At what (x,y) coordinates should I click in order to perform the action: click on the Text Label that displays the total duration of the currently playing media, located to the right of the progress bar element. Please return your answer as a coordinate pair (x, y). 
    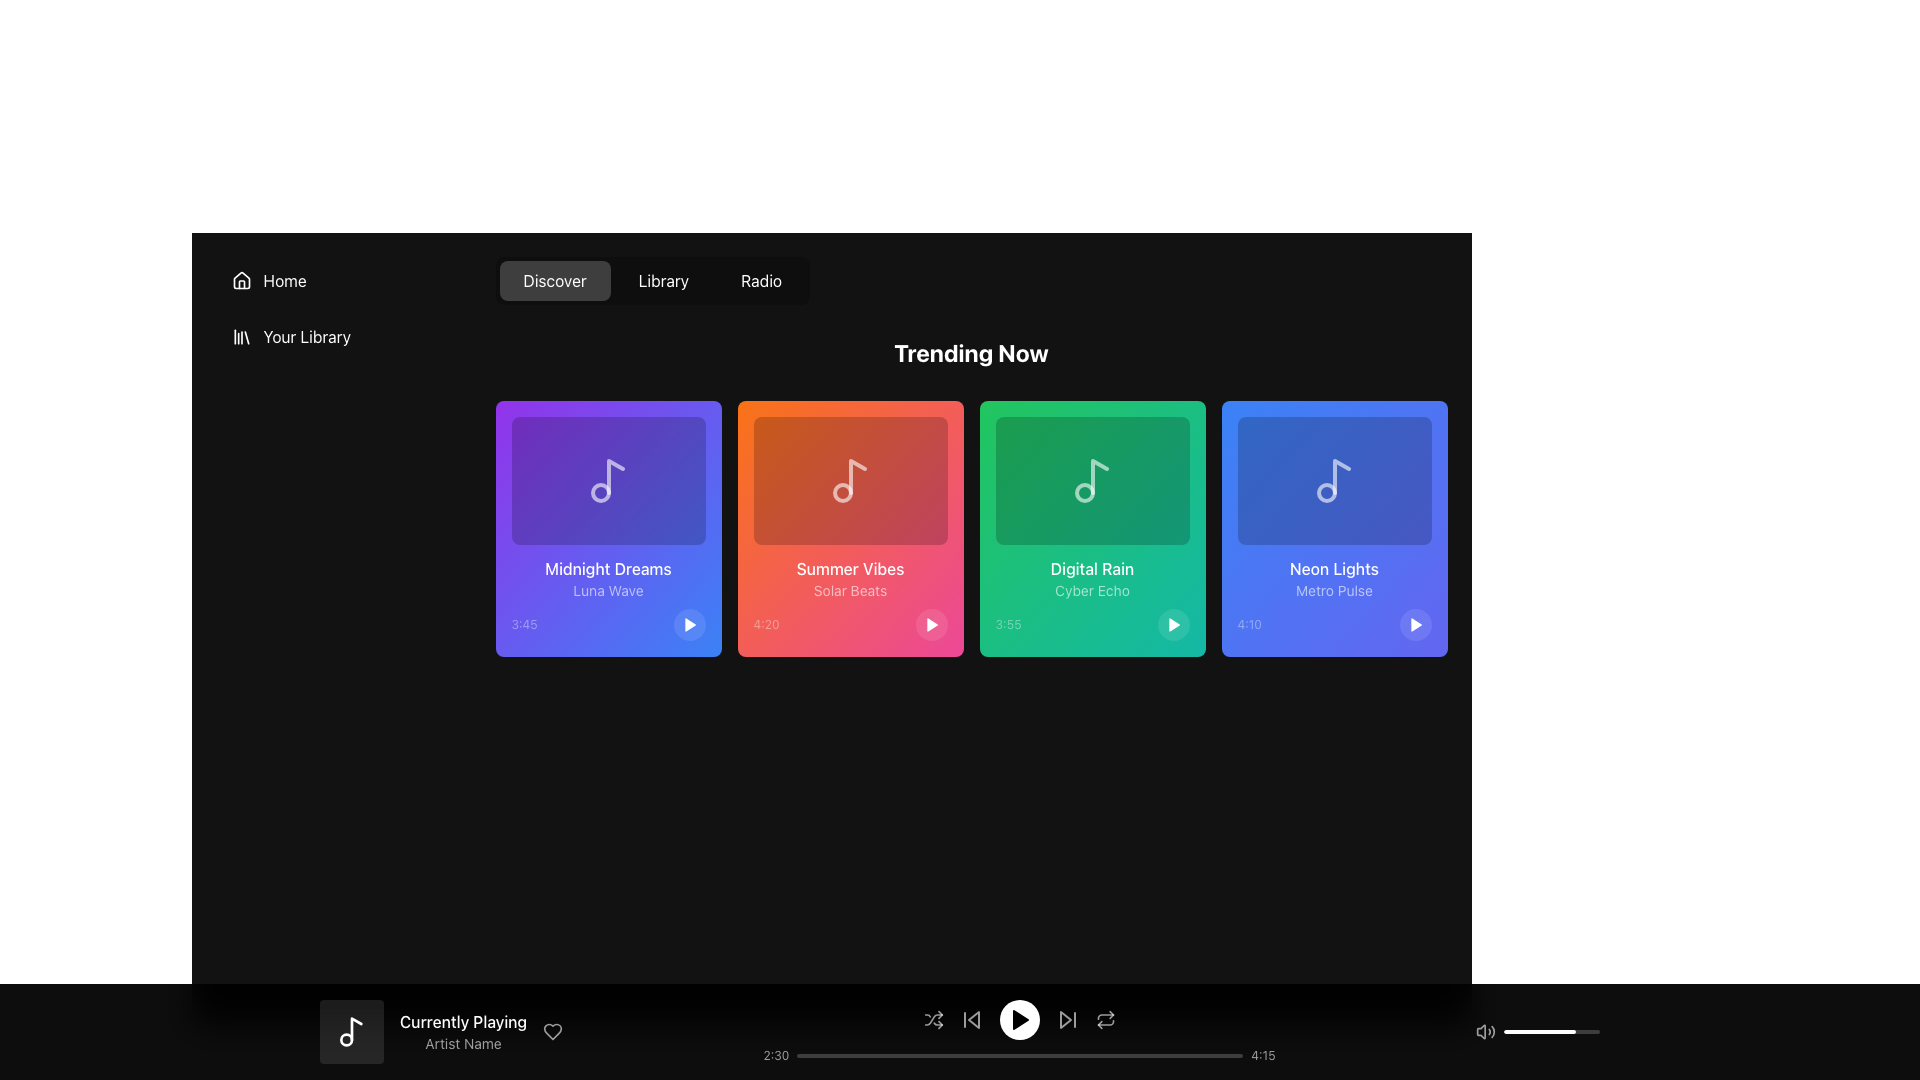
    Looking at the image, I should click on (1262, 1055).